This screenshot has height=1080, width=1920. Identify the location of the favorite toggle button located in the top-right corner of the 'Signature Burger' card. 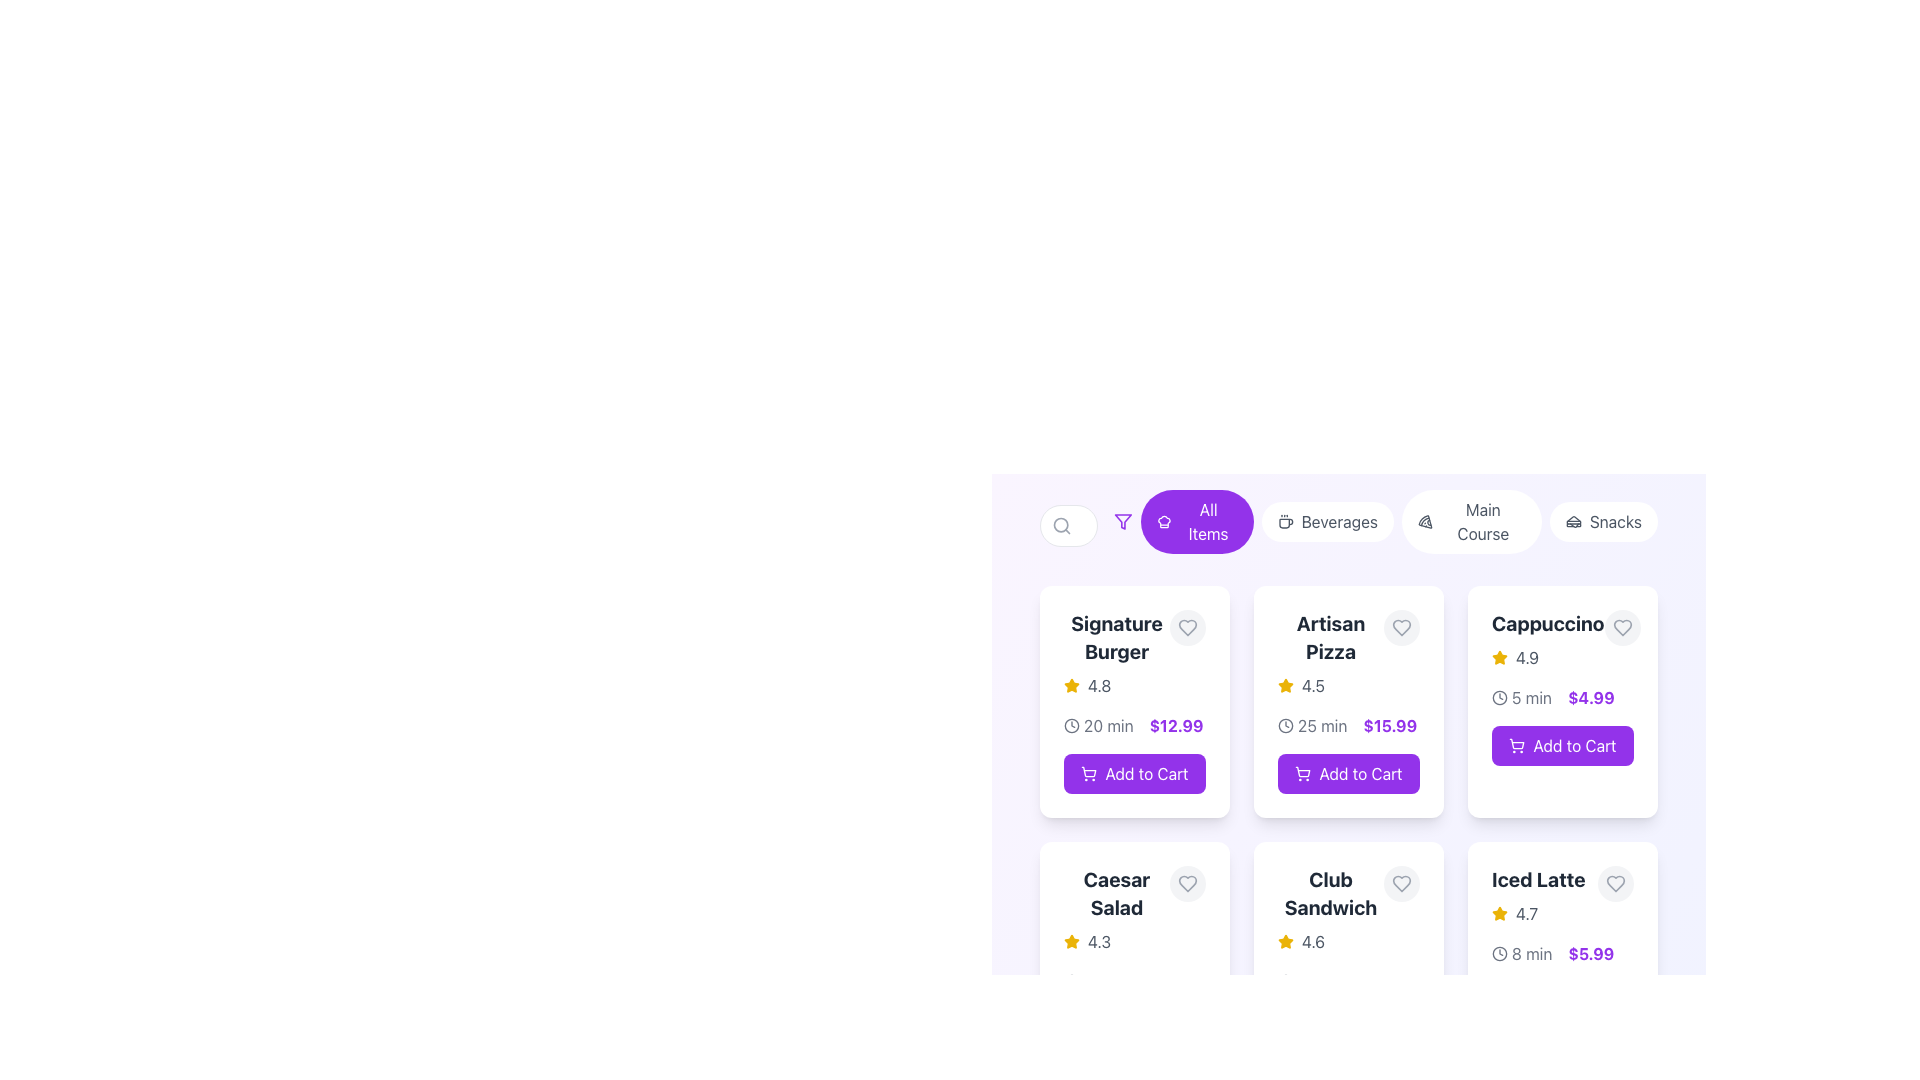
(1188, 627).